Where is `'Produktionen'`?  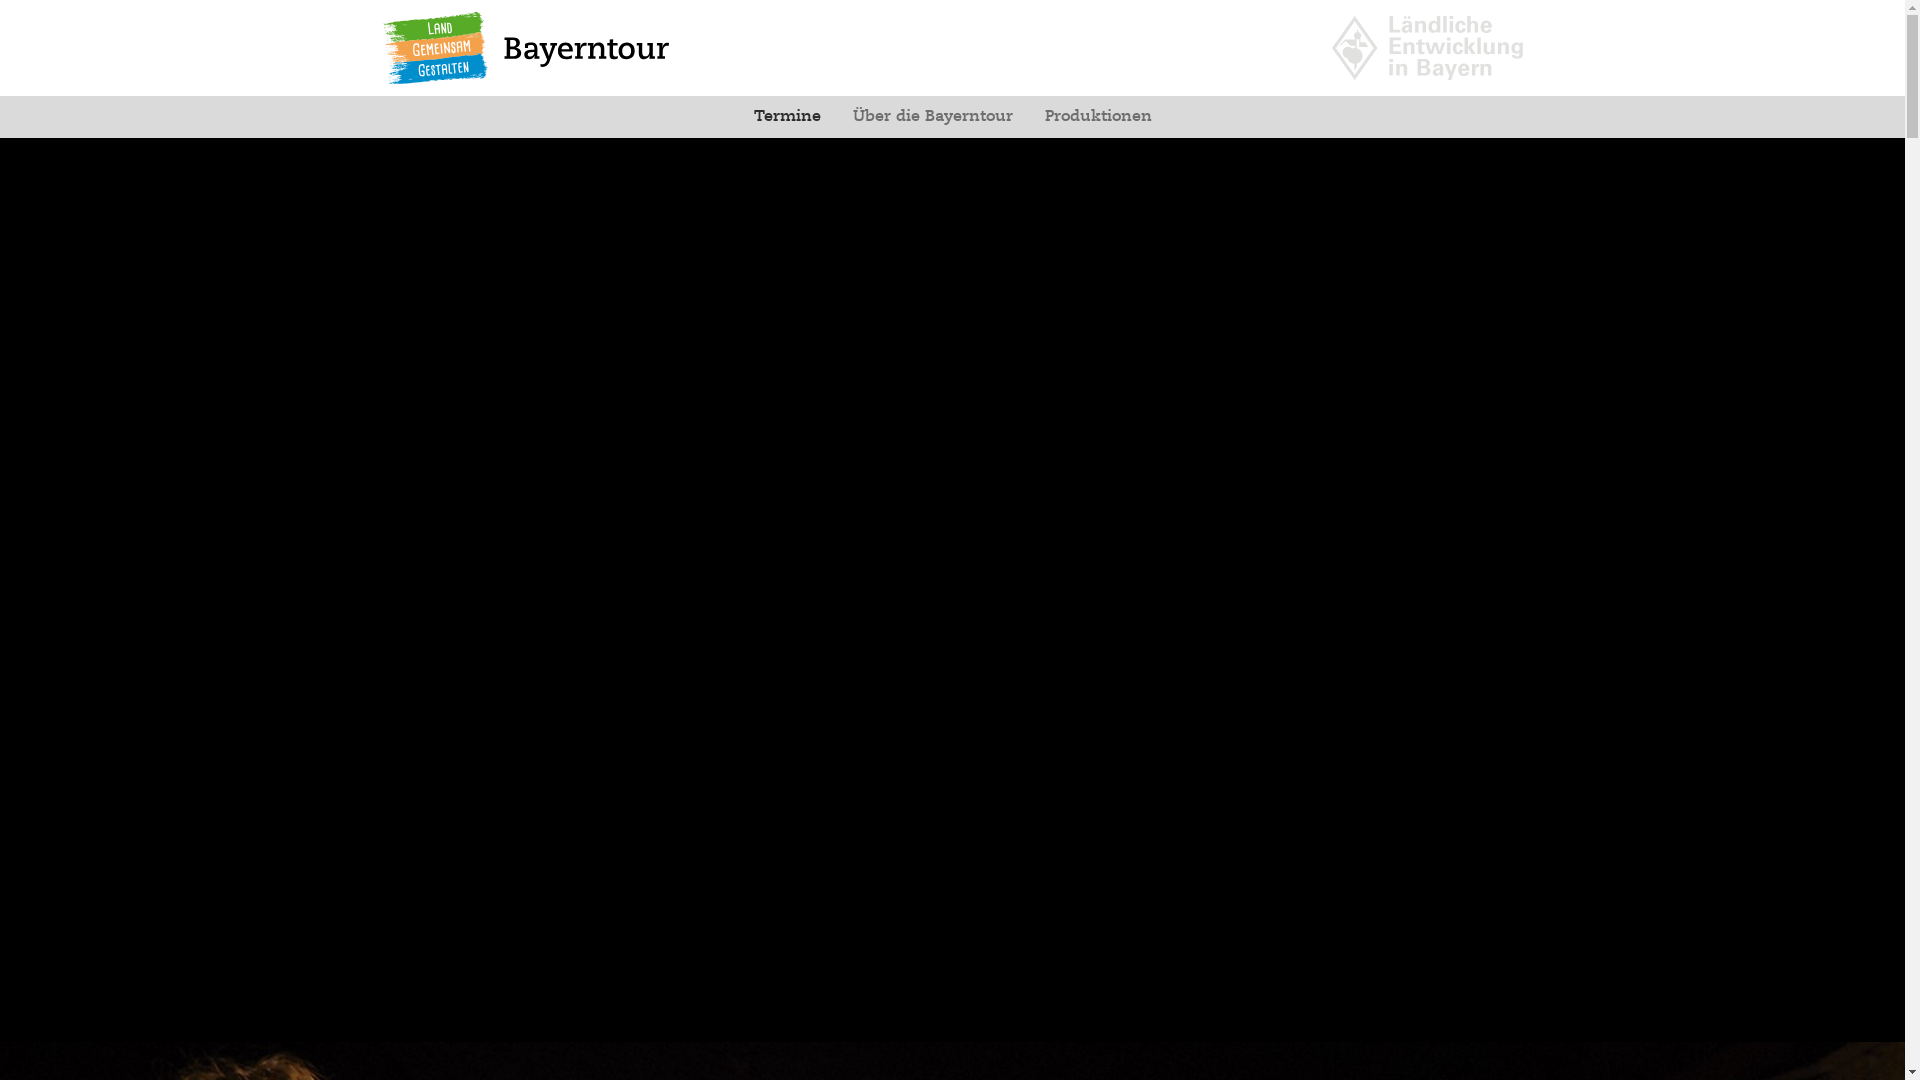
'Produktionen' is located at coordinates (1096, 116).